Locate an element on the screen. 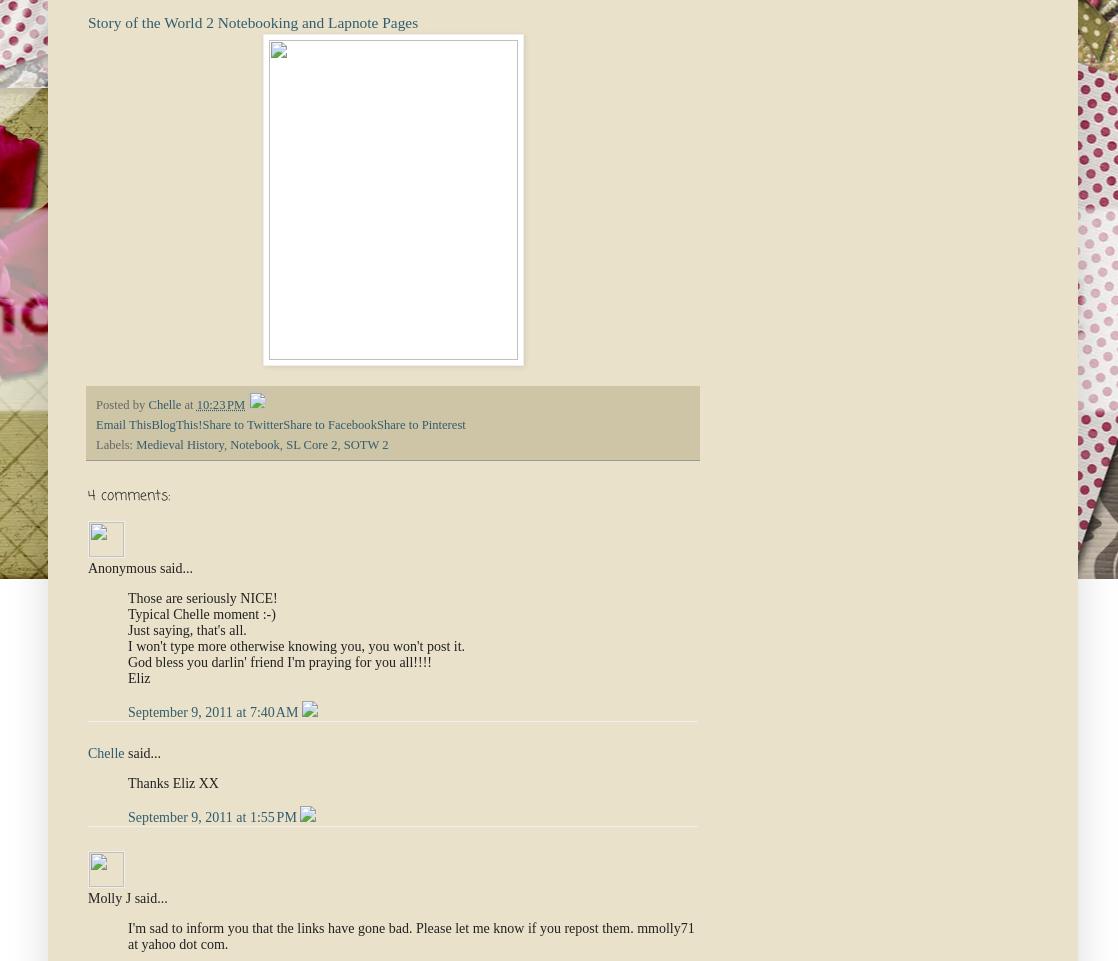 Image resolution: width=1118 pixels, height=961 pixels. 'Posted by' is located at coordinates (121, 404).